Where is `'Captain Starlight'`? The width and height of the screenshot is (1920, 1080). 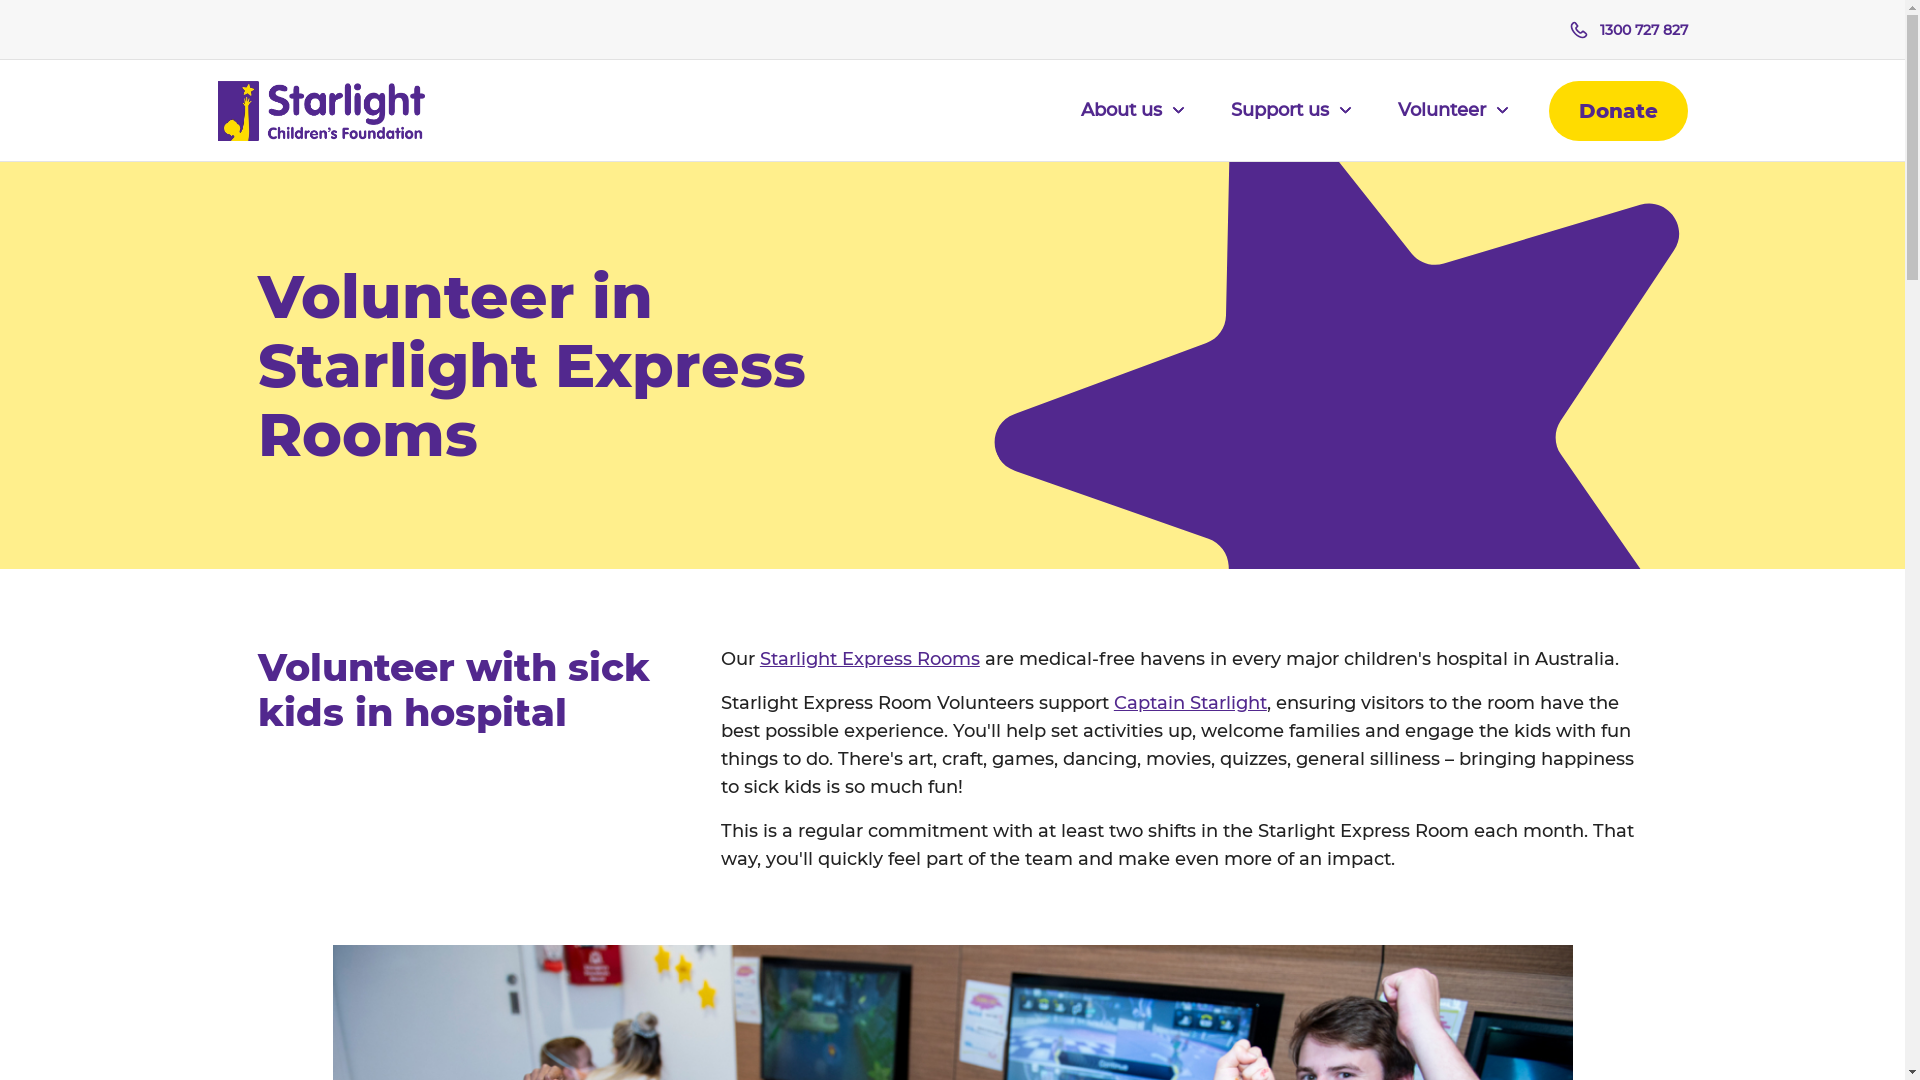 'Captain Starlight' is located at coordinates (1190, 701).